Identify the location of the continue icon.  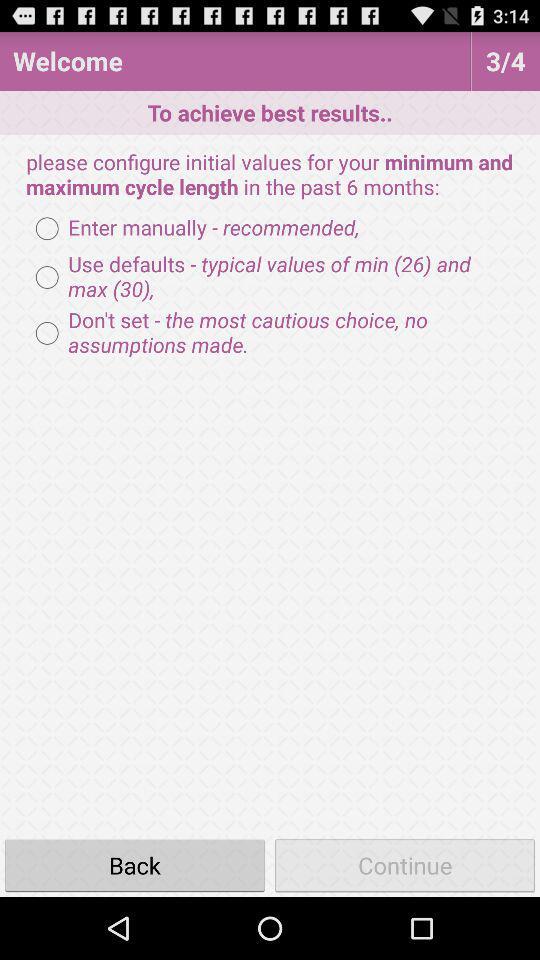
(405, 864).